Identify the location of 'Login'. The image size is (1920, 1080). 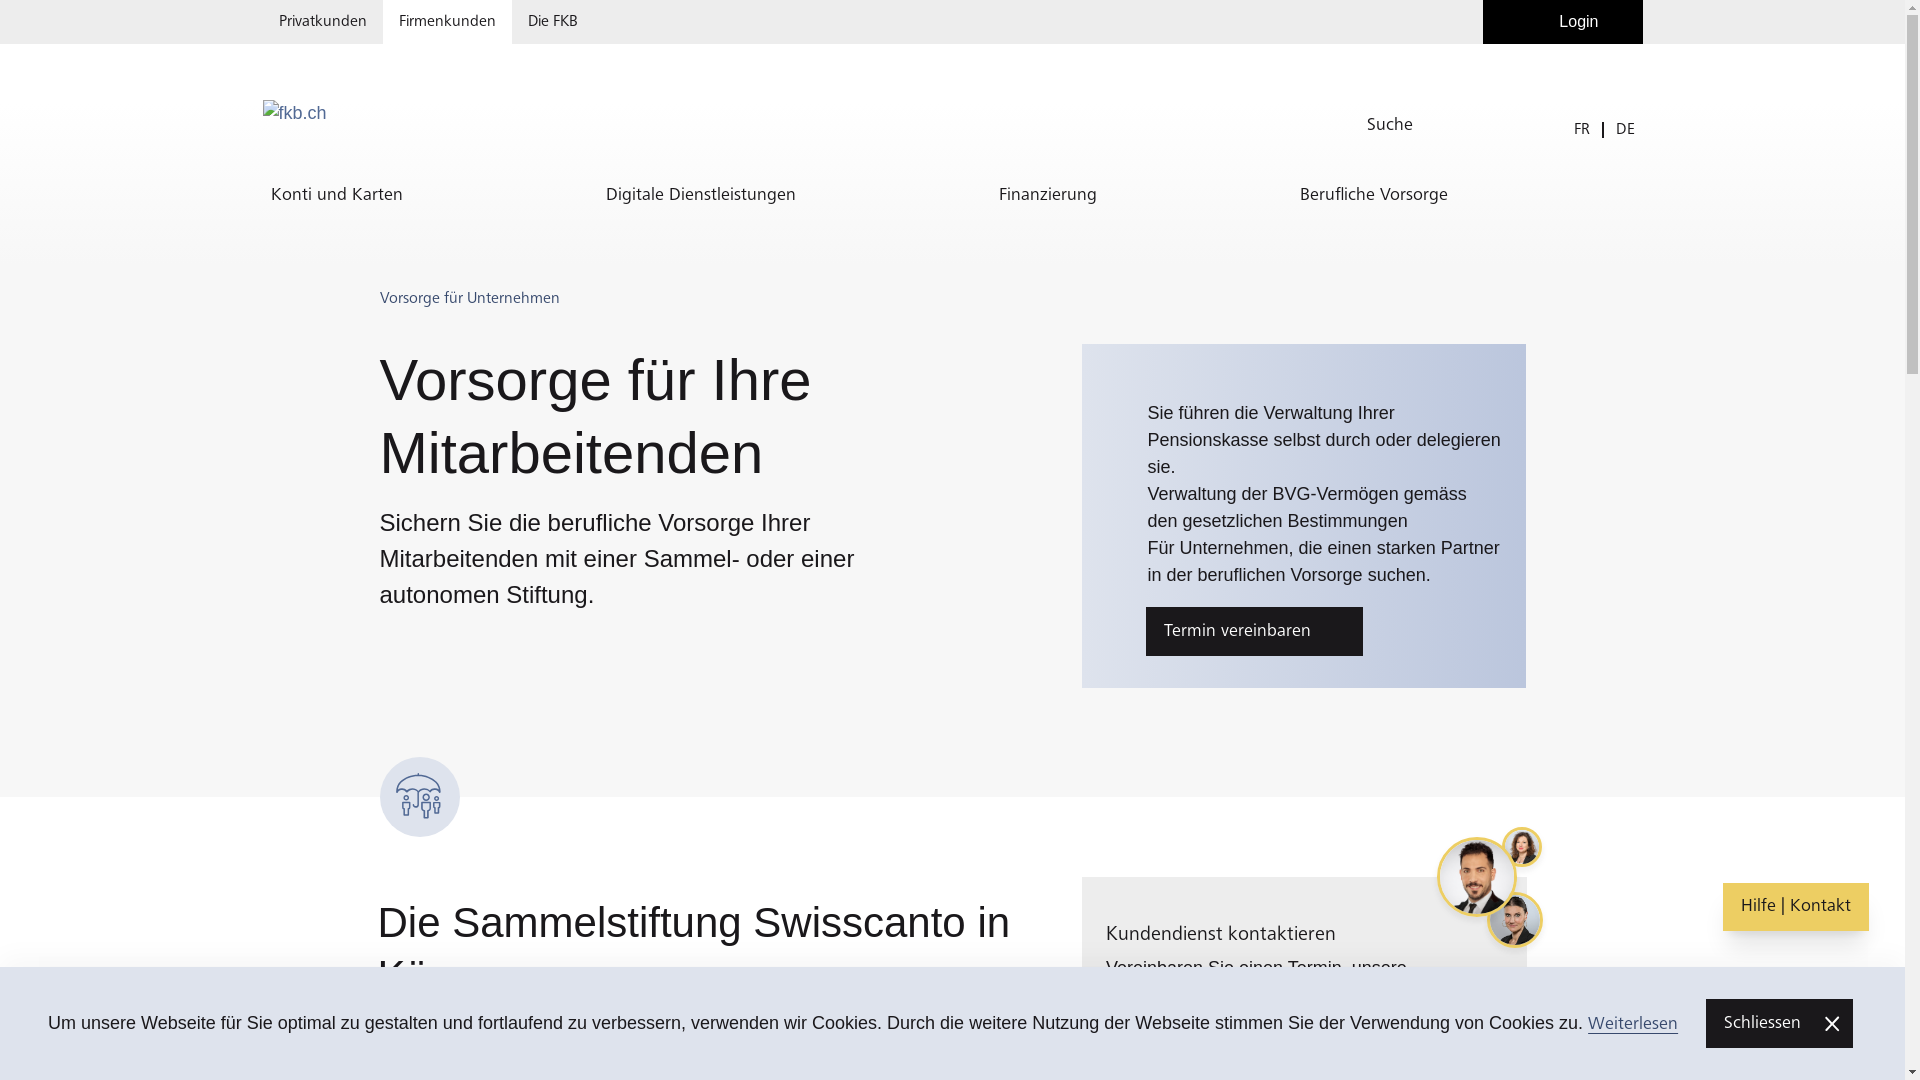
(1483, 22).